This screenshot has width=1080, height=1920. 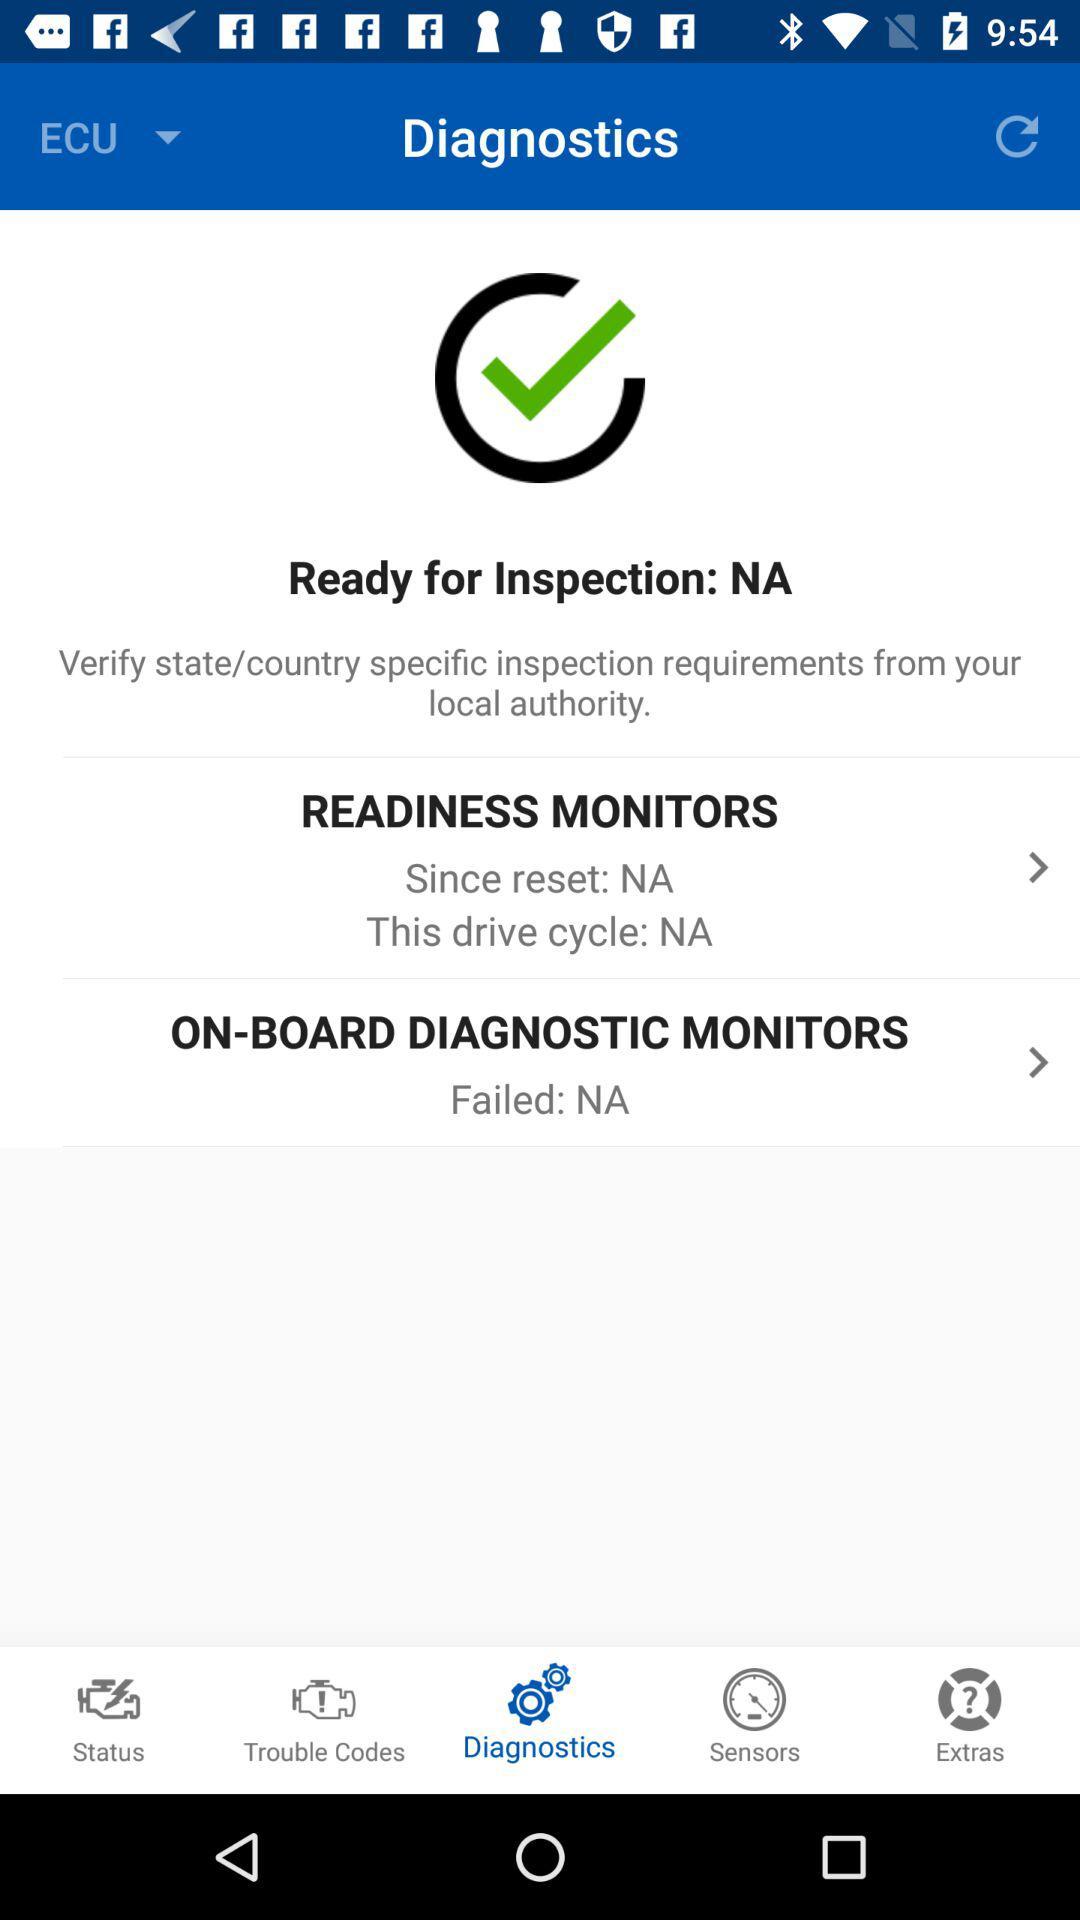 I want to click on icon next to the diagnostics icon, so click(x=115, y=135).